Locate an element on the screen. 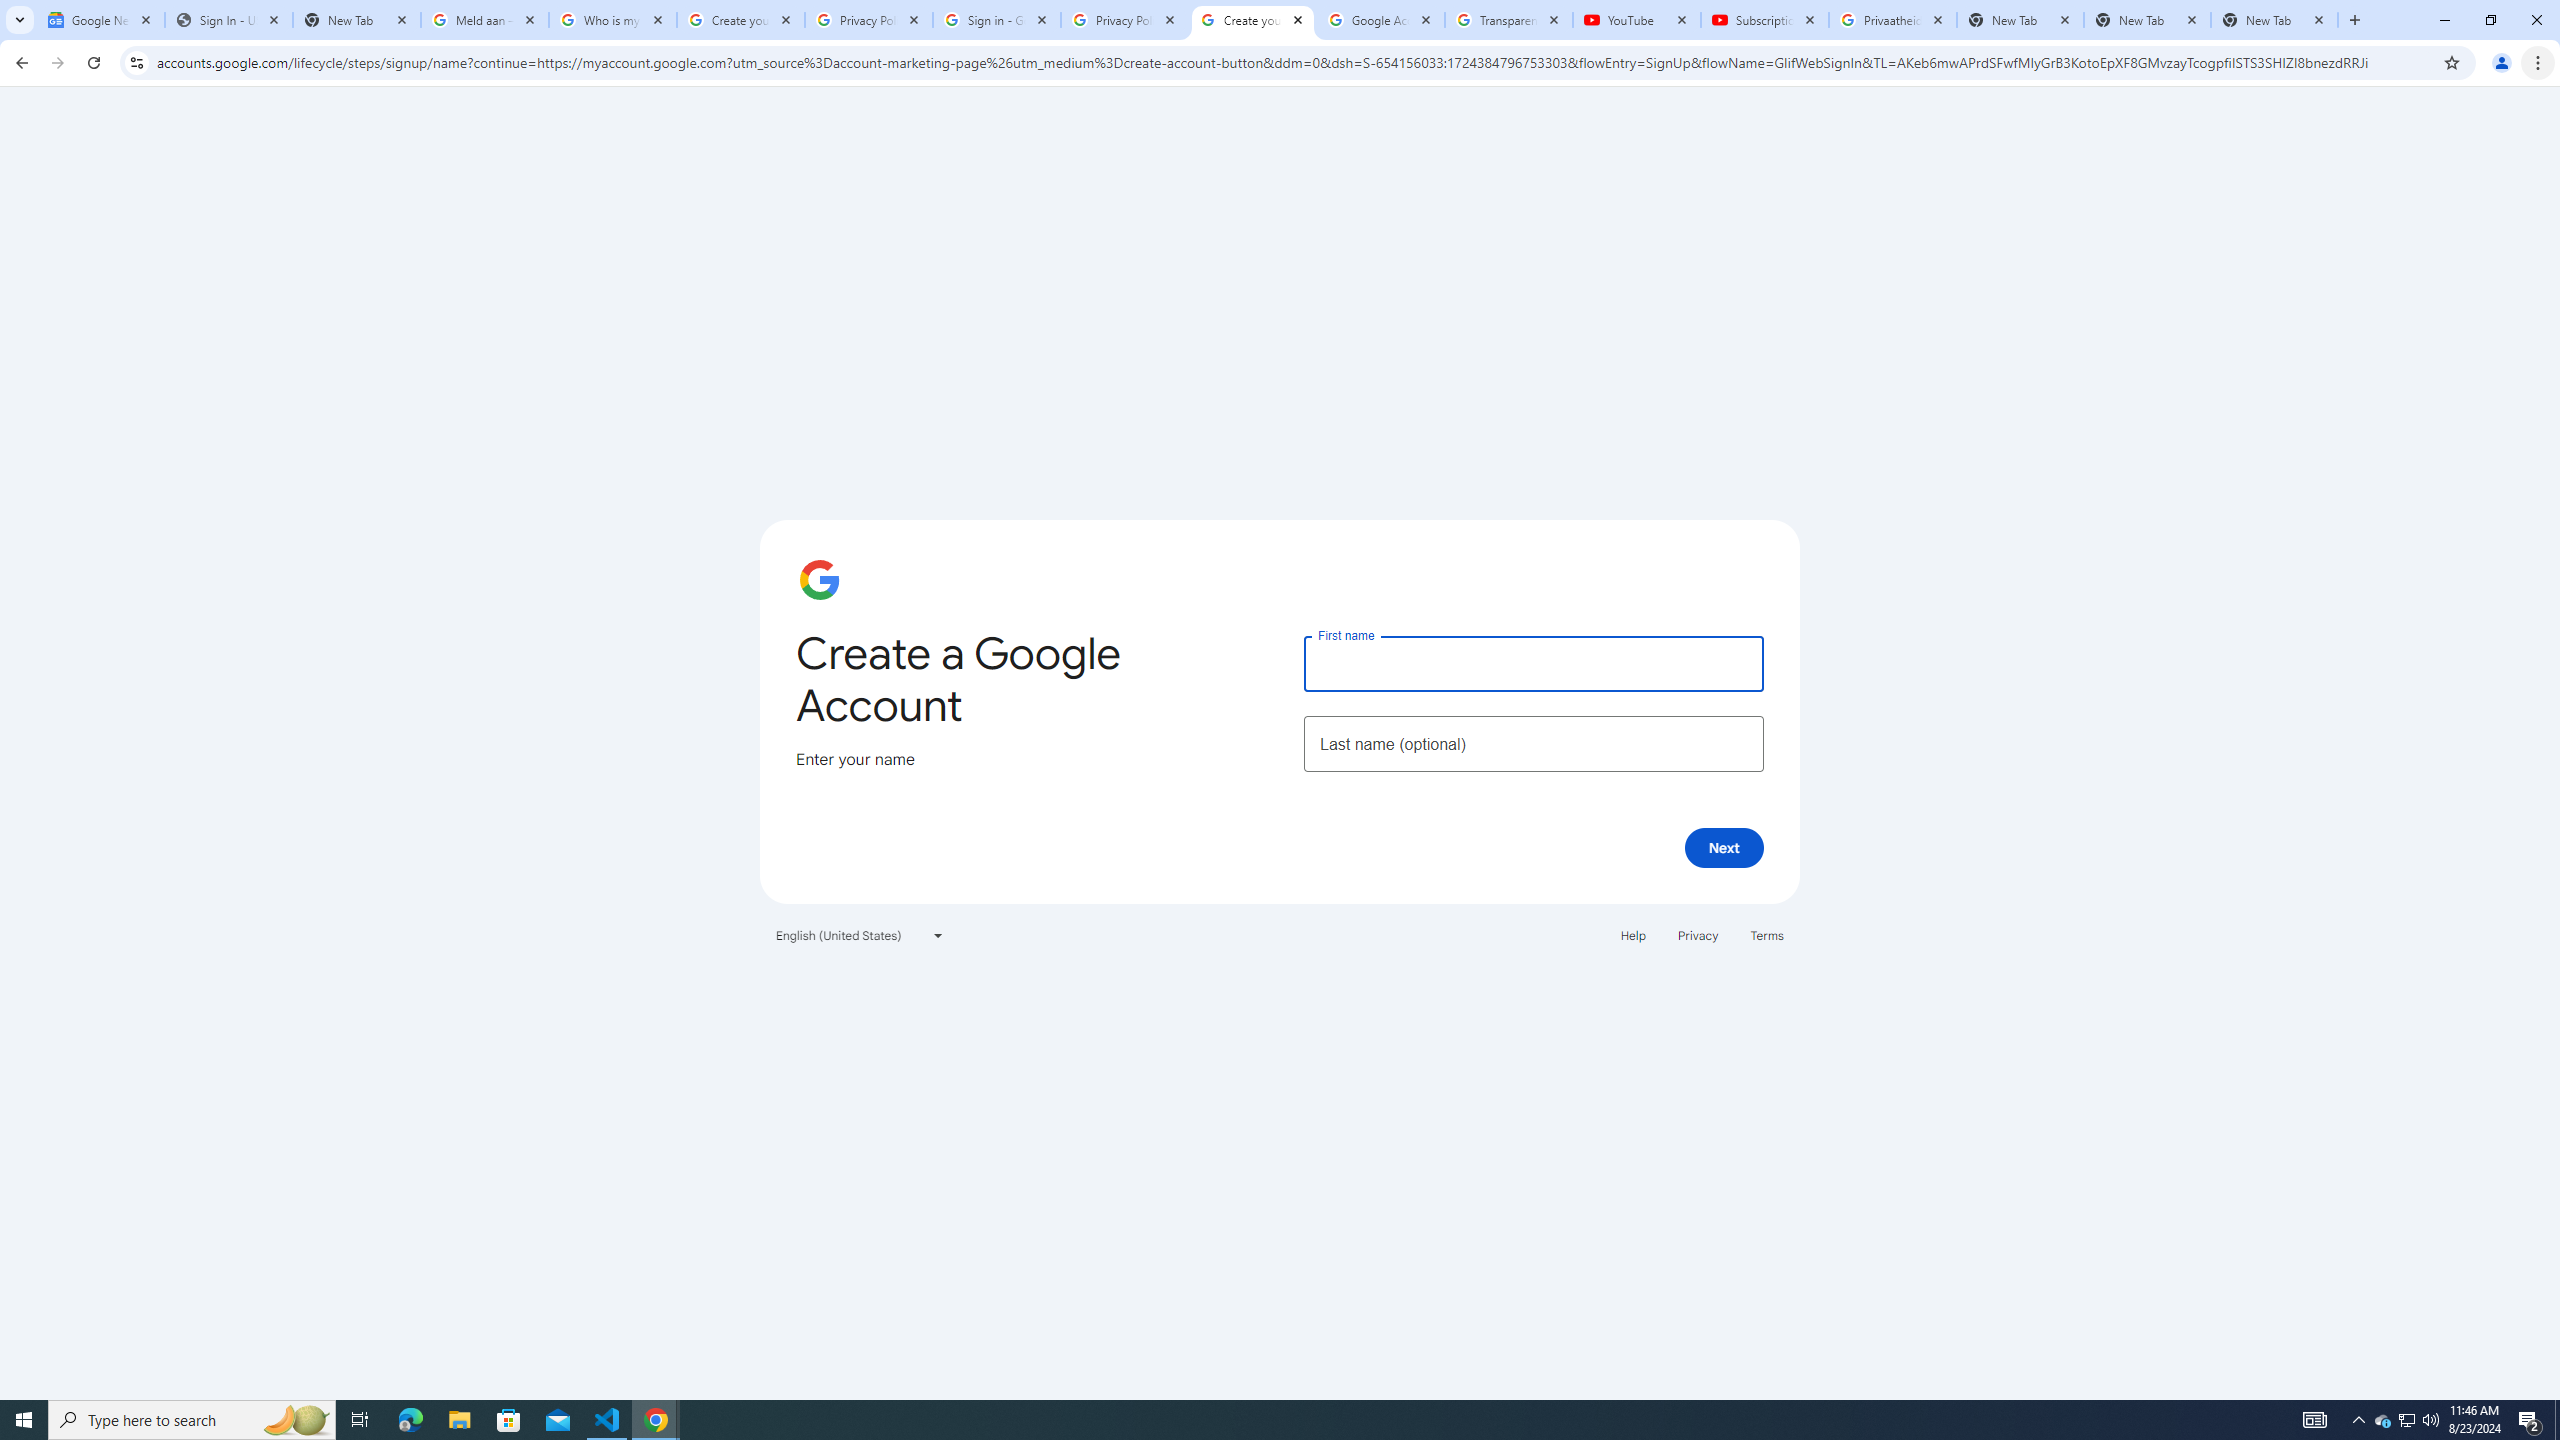 The width and height of the screenshot is (2560, 1440). 'Create your Google Account' is located at coordinates (1252, 19).